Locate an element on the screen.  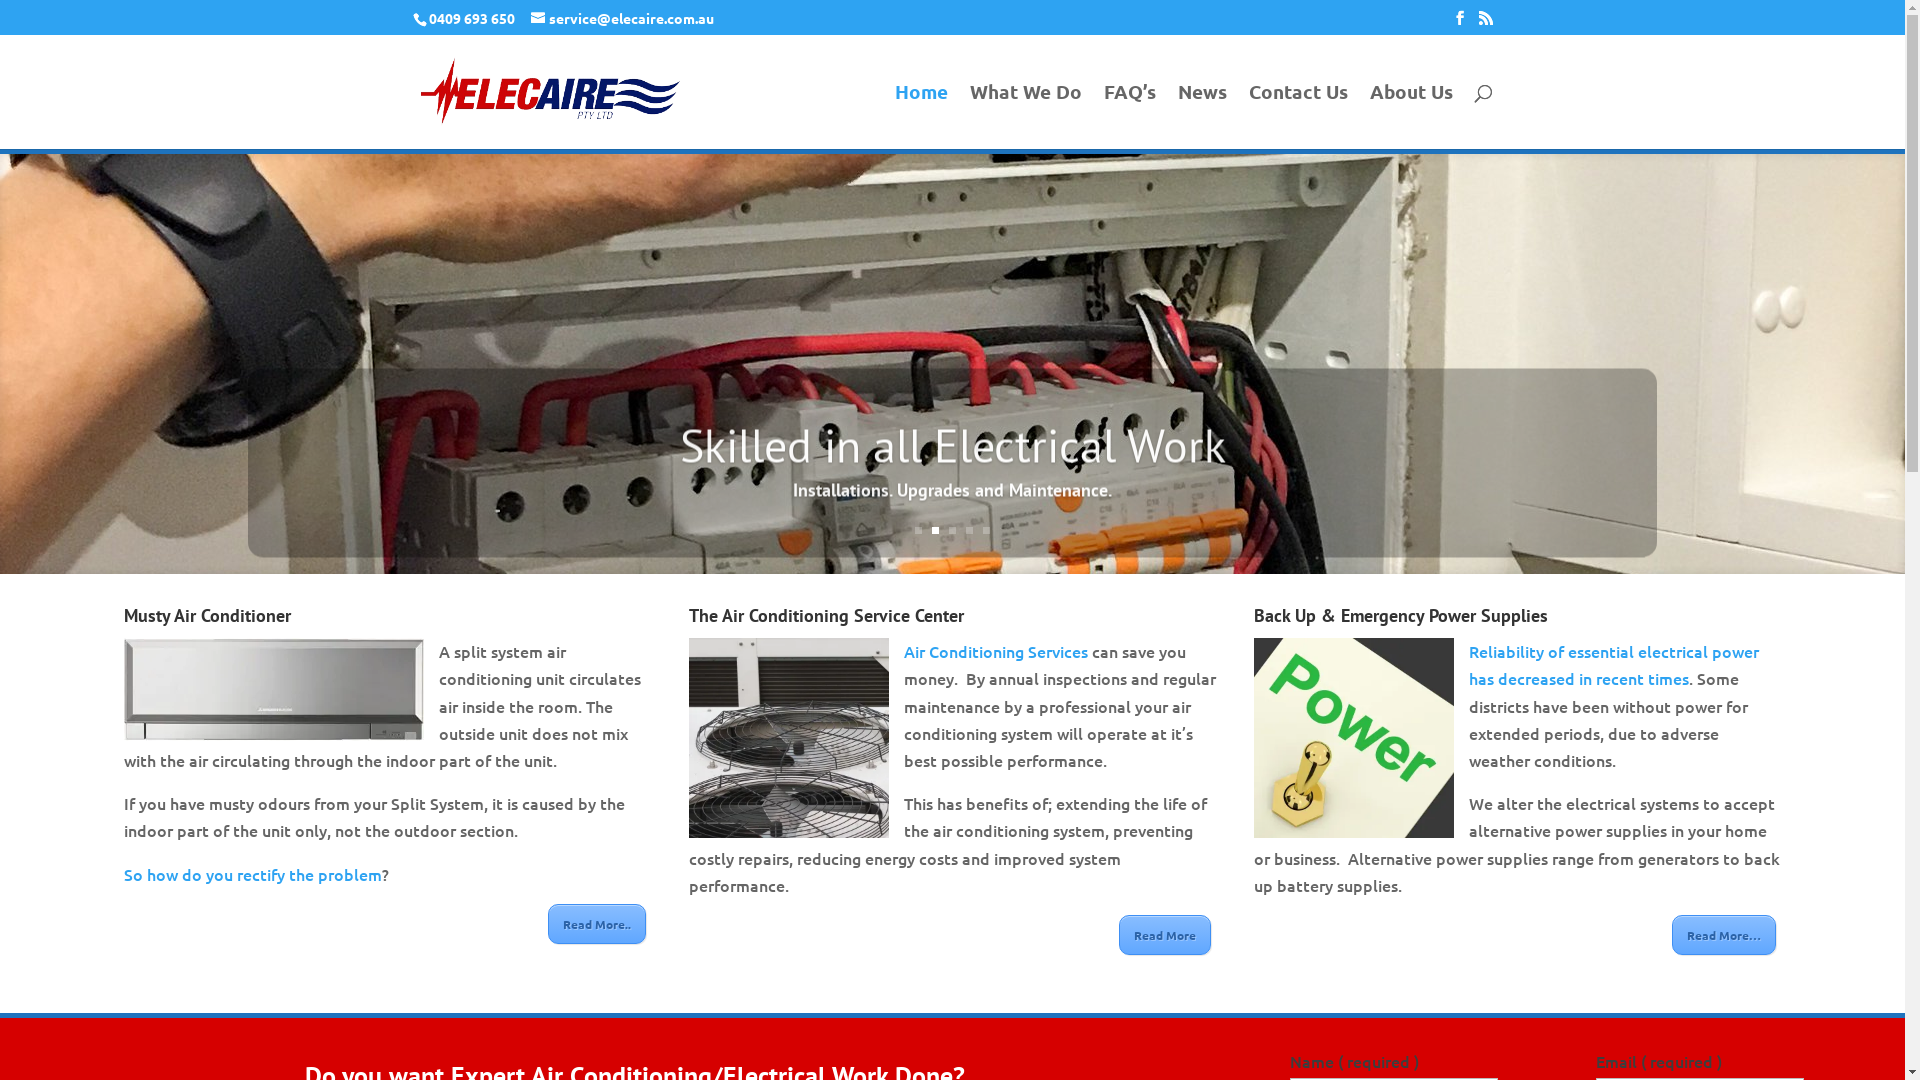
'The Air Conditioning Service Center' is located at coordinates (689, 614).